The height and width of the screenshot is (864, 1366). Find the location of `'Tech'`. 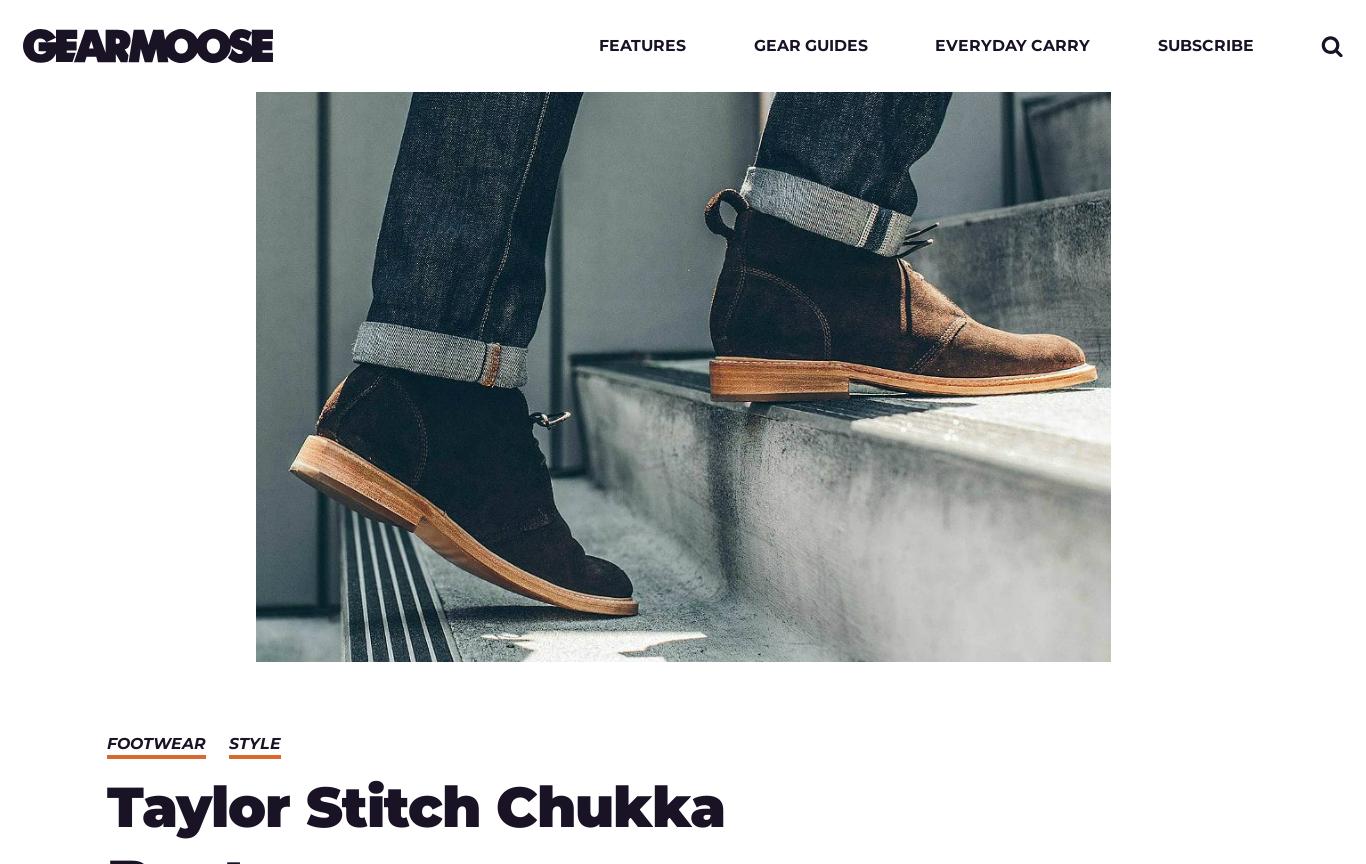

'Tech' is located at coordinates (751, 166).